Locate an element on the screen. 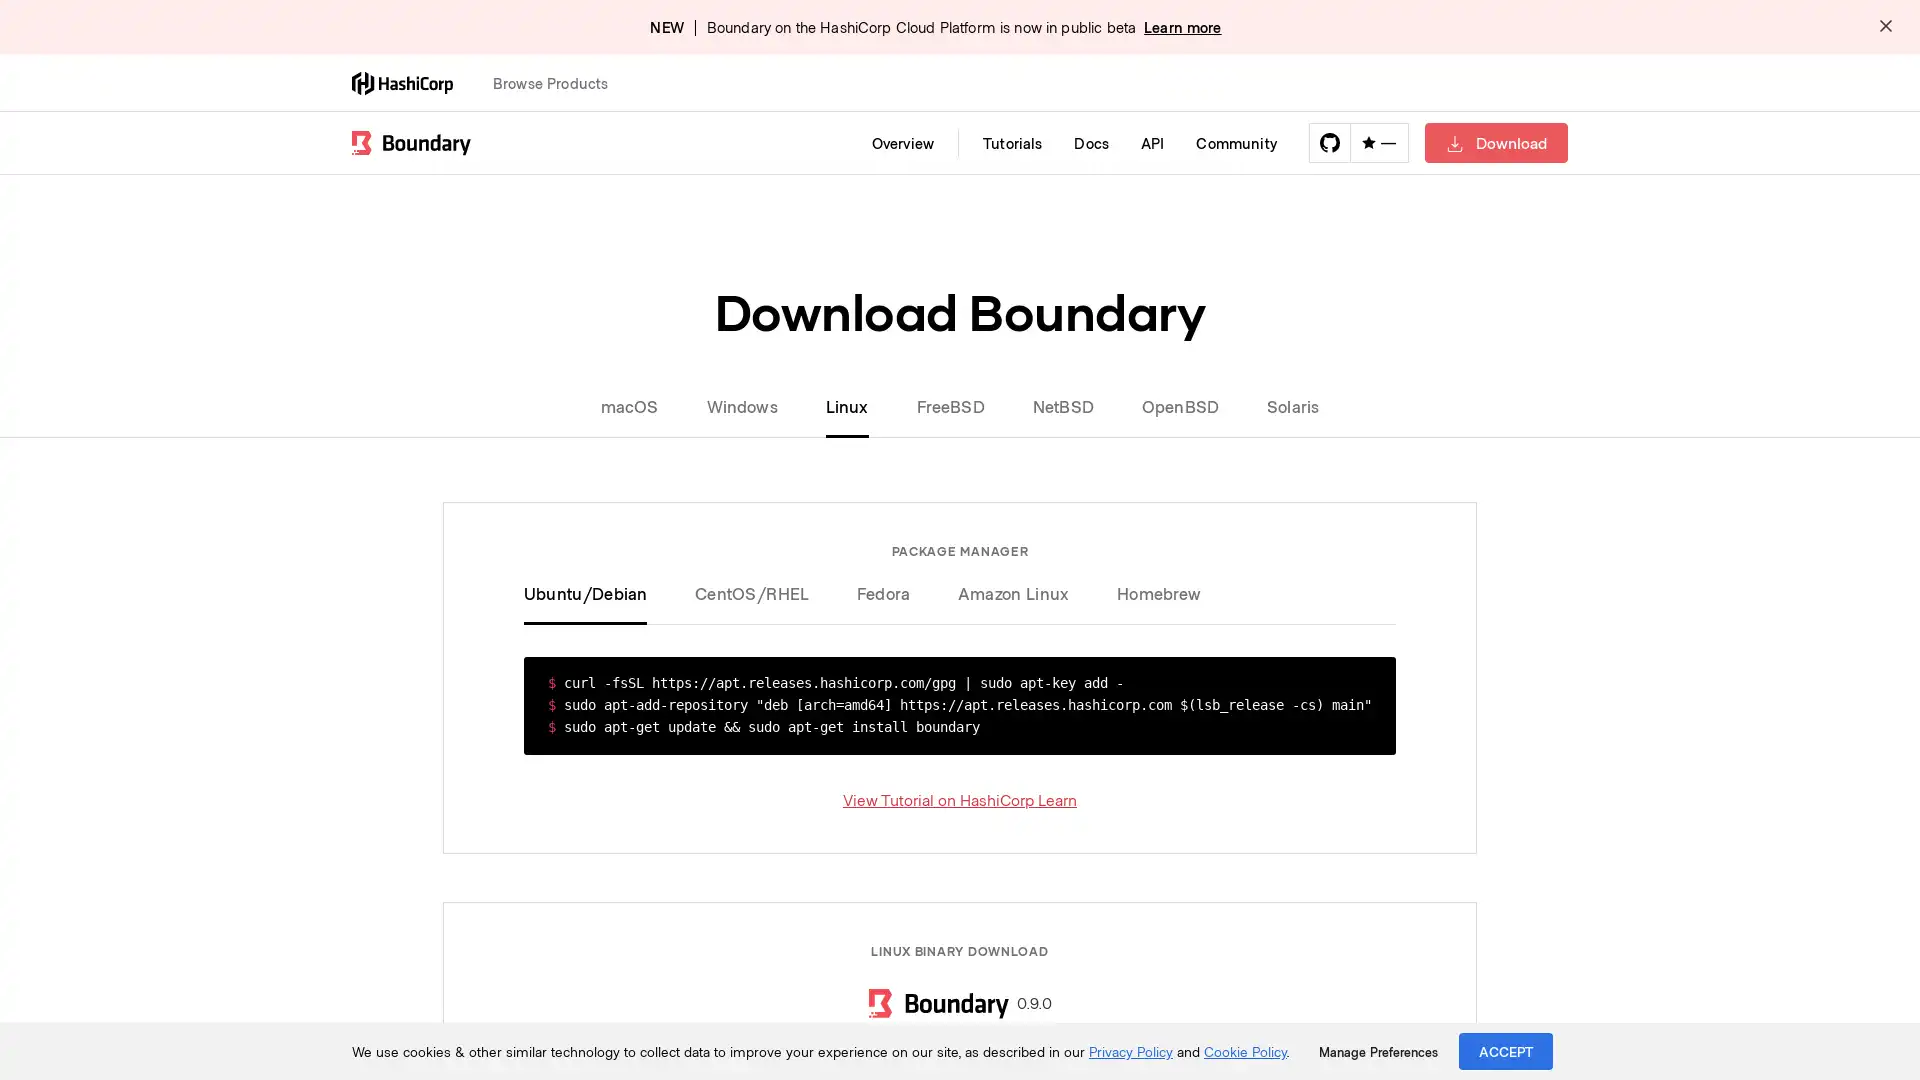  macOS is located at coordinates (641, 405).